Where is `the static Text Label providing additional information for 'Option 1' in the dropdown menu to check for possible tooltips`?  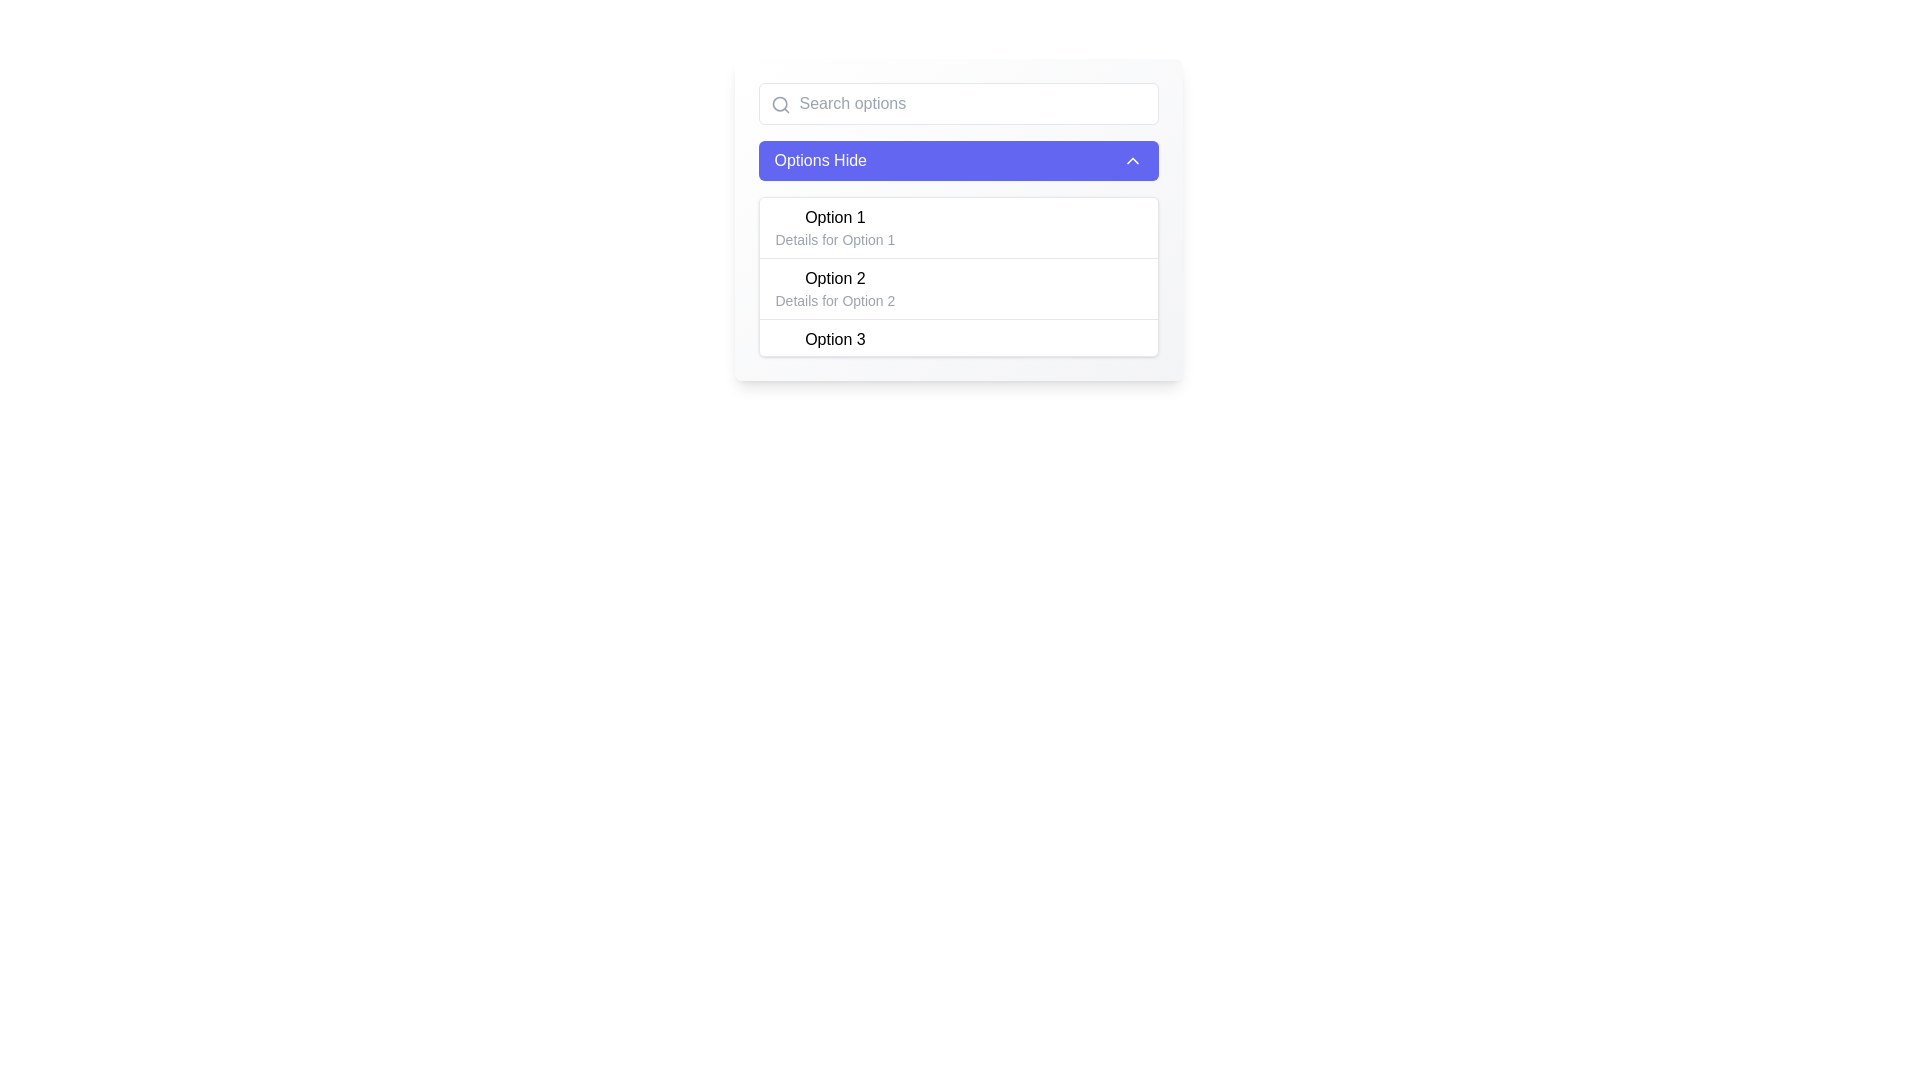 the static Text Label providing additional information for 'Option 1' in the dropdown menu to check for possible tooltips is located at coordinates (835, 238).